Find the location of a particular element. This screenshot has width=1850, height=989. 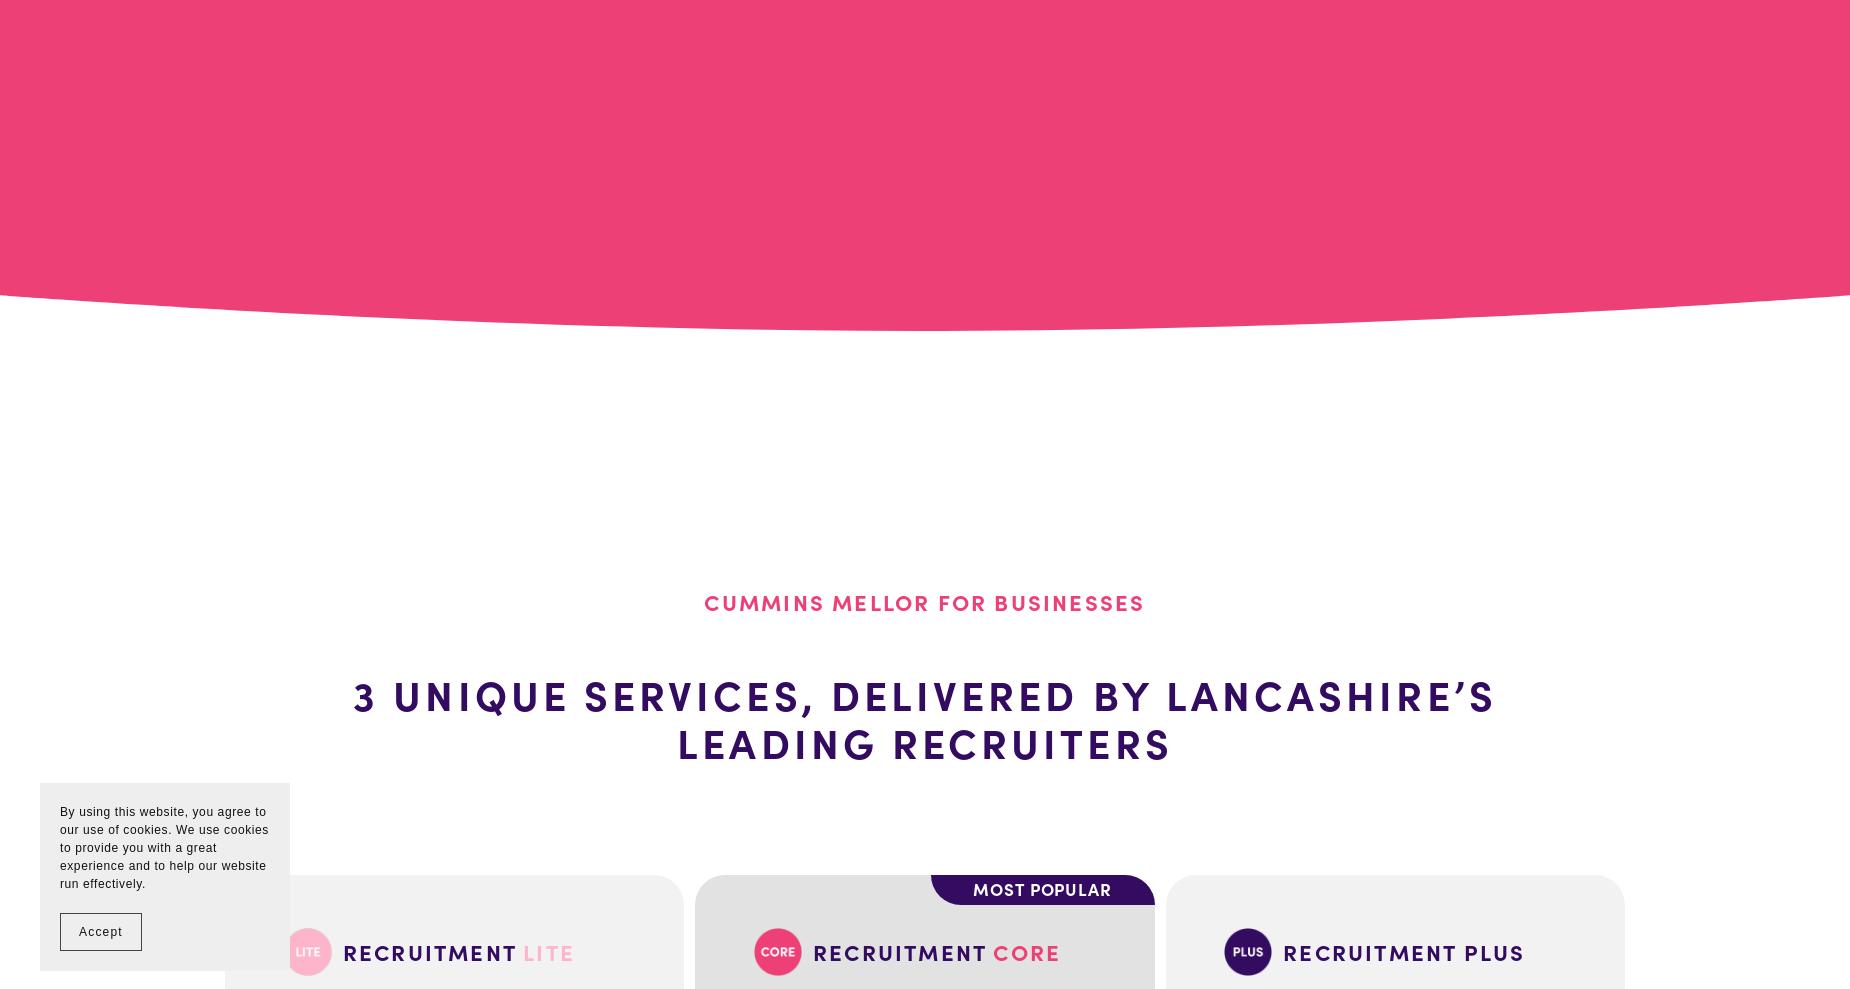

'CORE' is located at coordinates (1025, 951).